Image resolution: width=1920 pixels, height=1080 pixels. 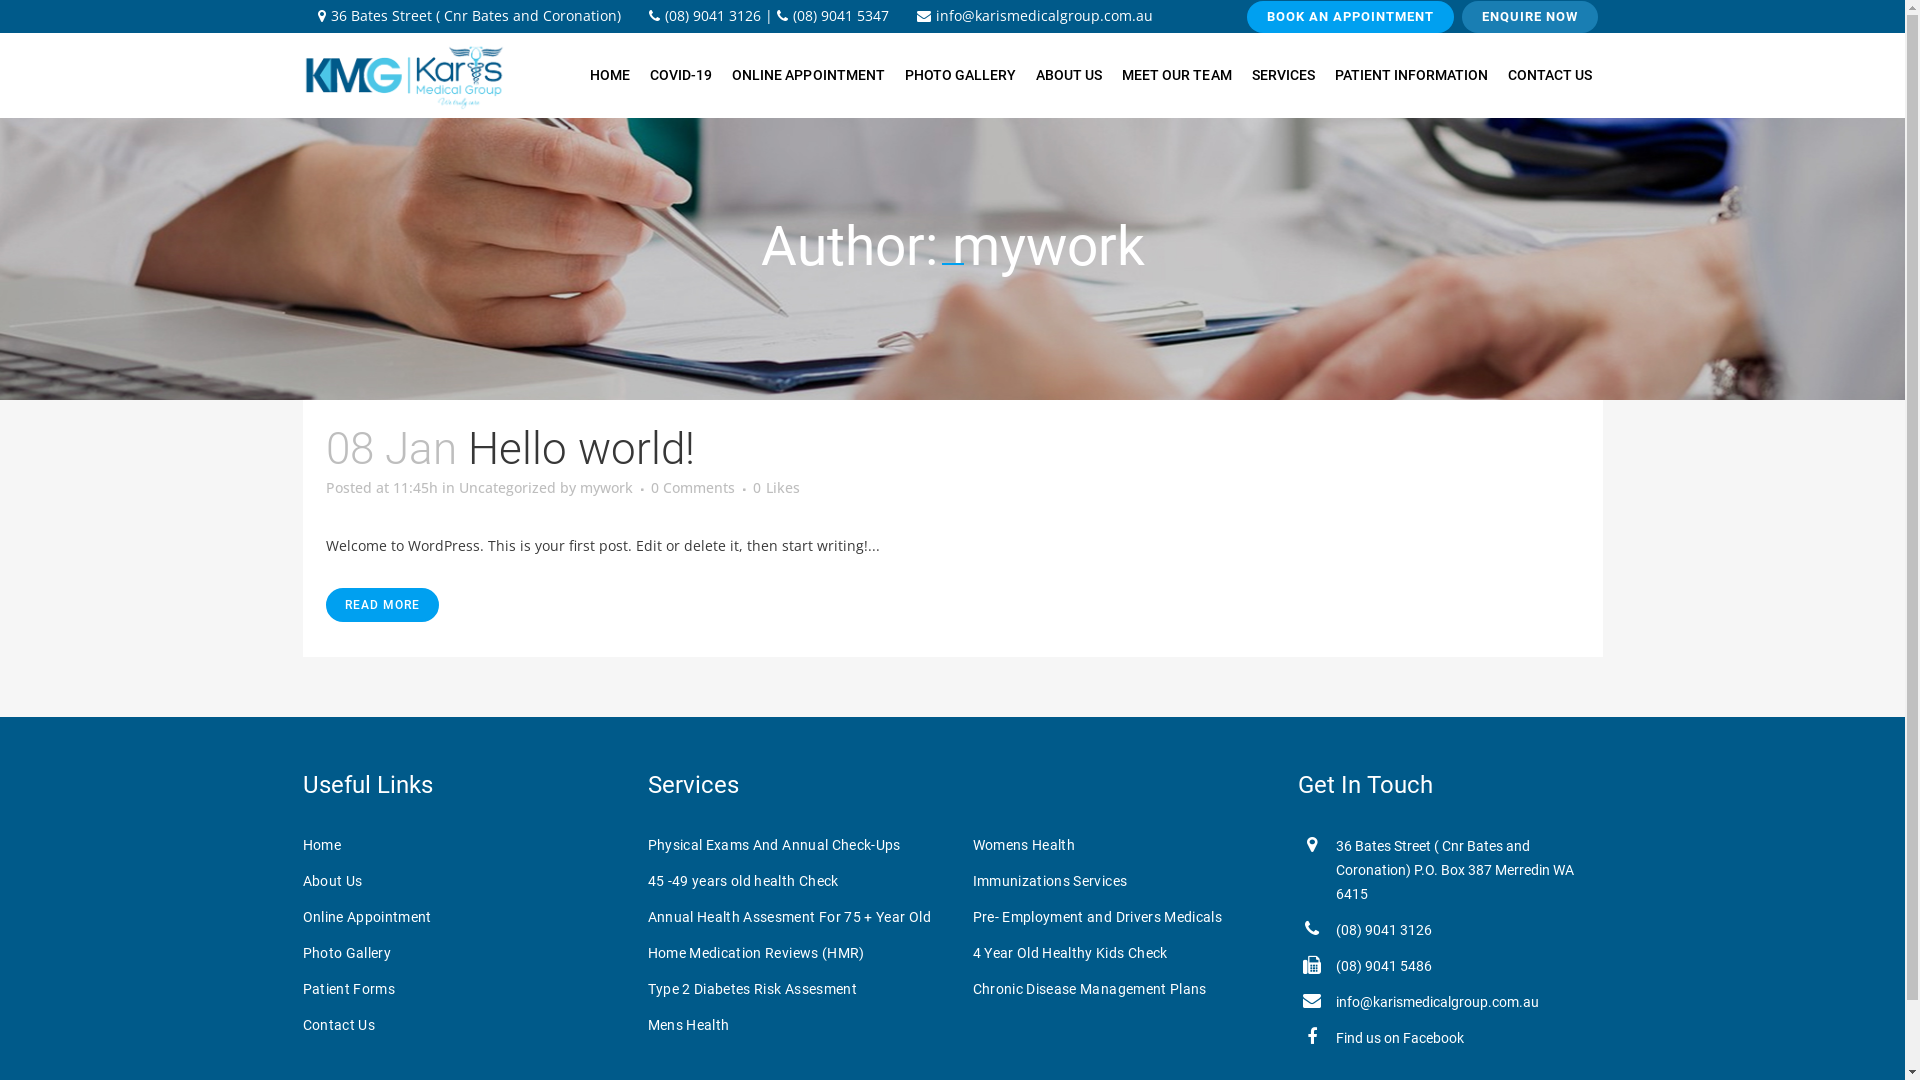 What do you see at coordinates (605, 487) in the screenshot?
I see `'mywork'` at bounding box center [605, 487].